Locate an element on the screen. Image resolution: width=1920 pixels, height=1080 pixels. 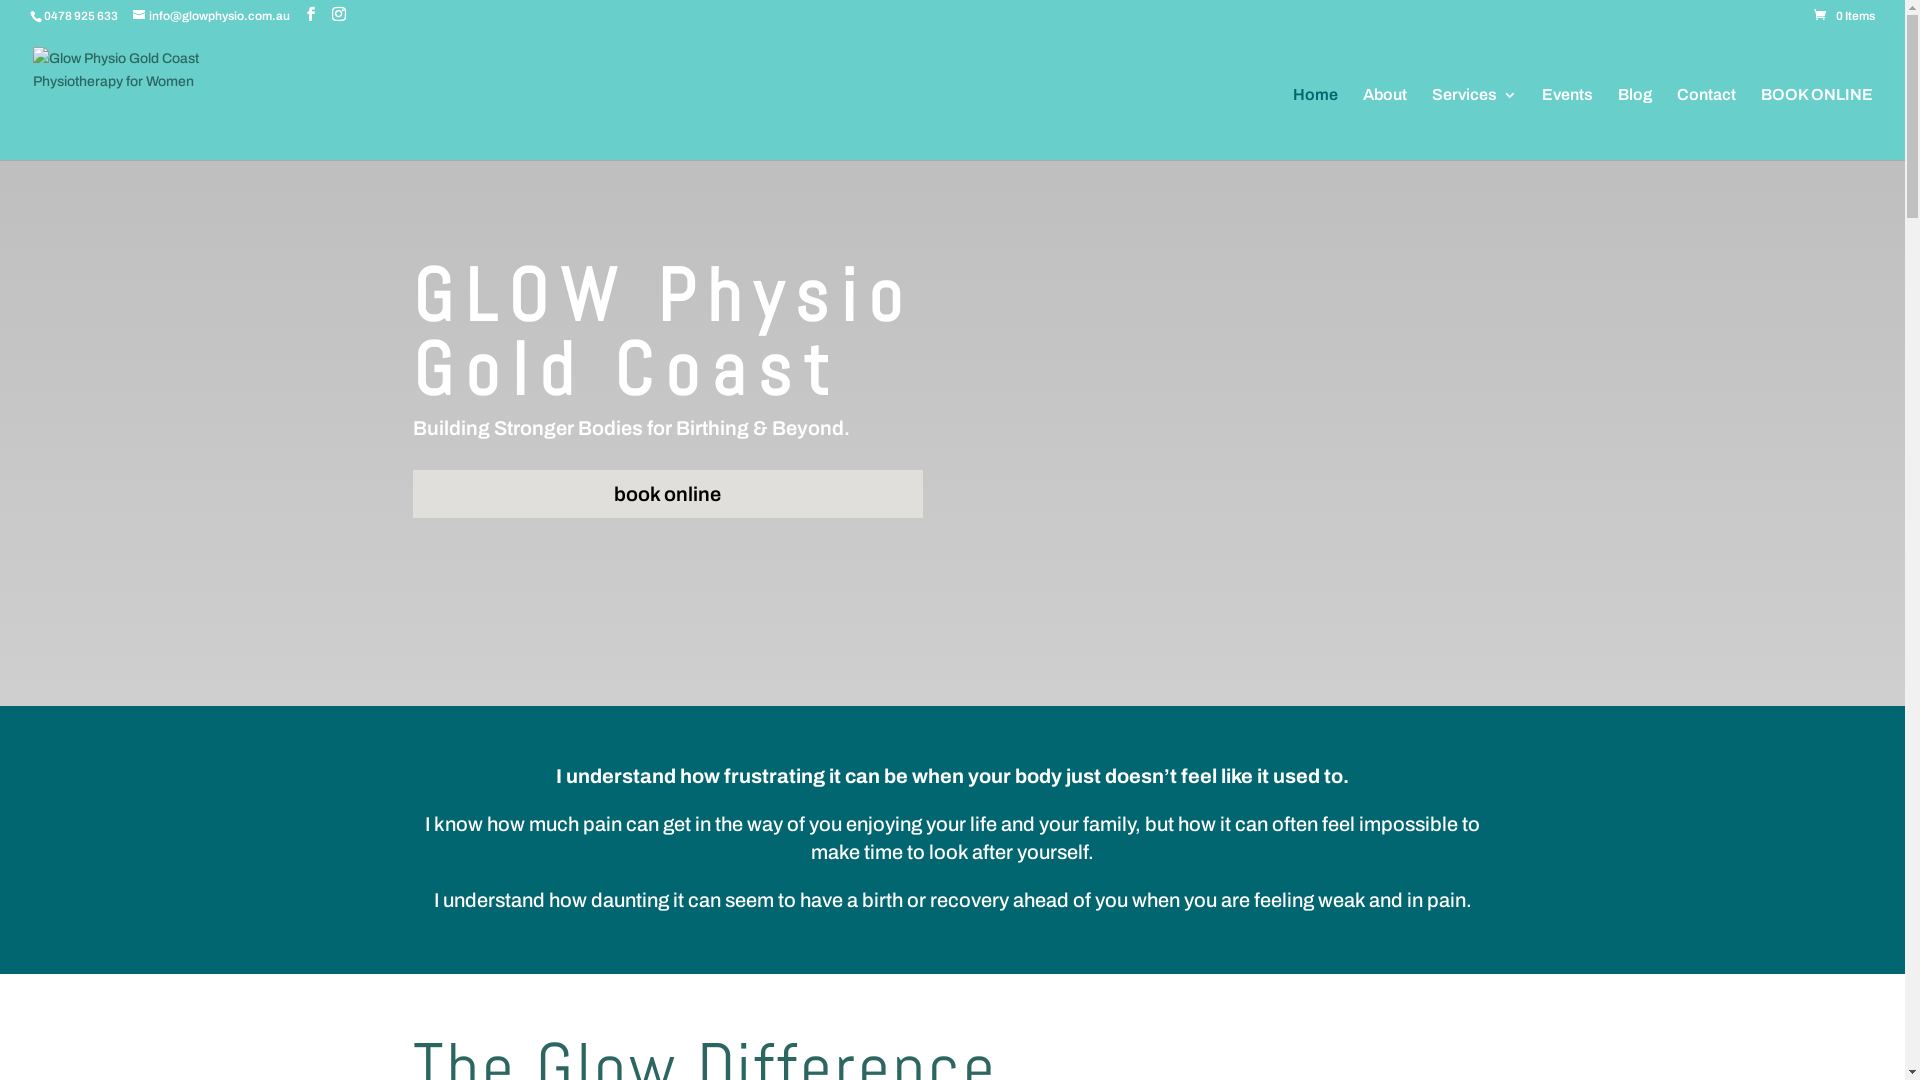
'About' is located at coordinates (1384, 123).